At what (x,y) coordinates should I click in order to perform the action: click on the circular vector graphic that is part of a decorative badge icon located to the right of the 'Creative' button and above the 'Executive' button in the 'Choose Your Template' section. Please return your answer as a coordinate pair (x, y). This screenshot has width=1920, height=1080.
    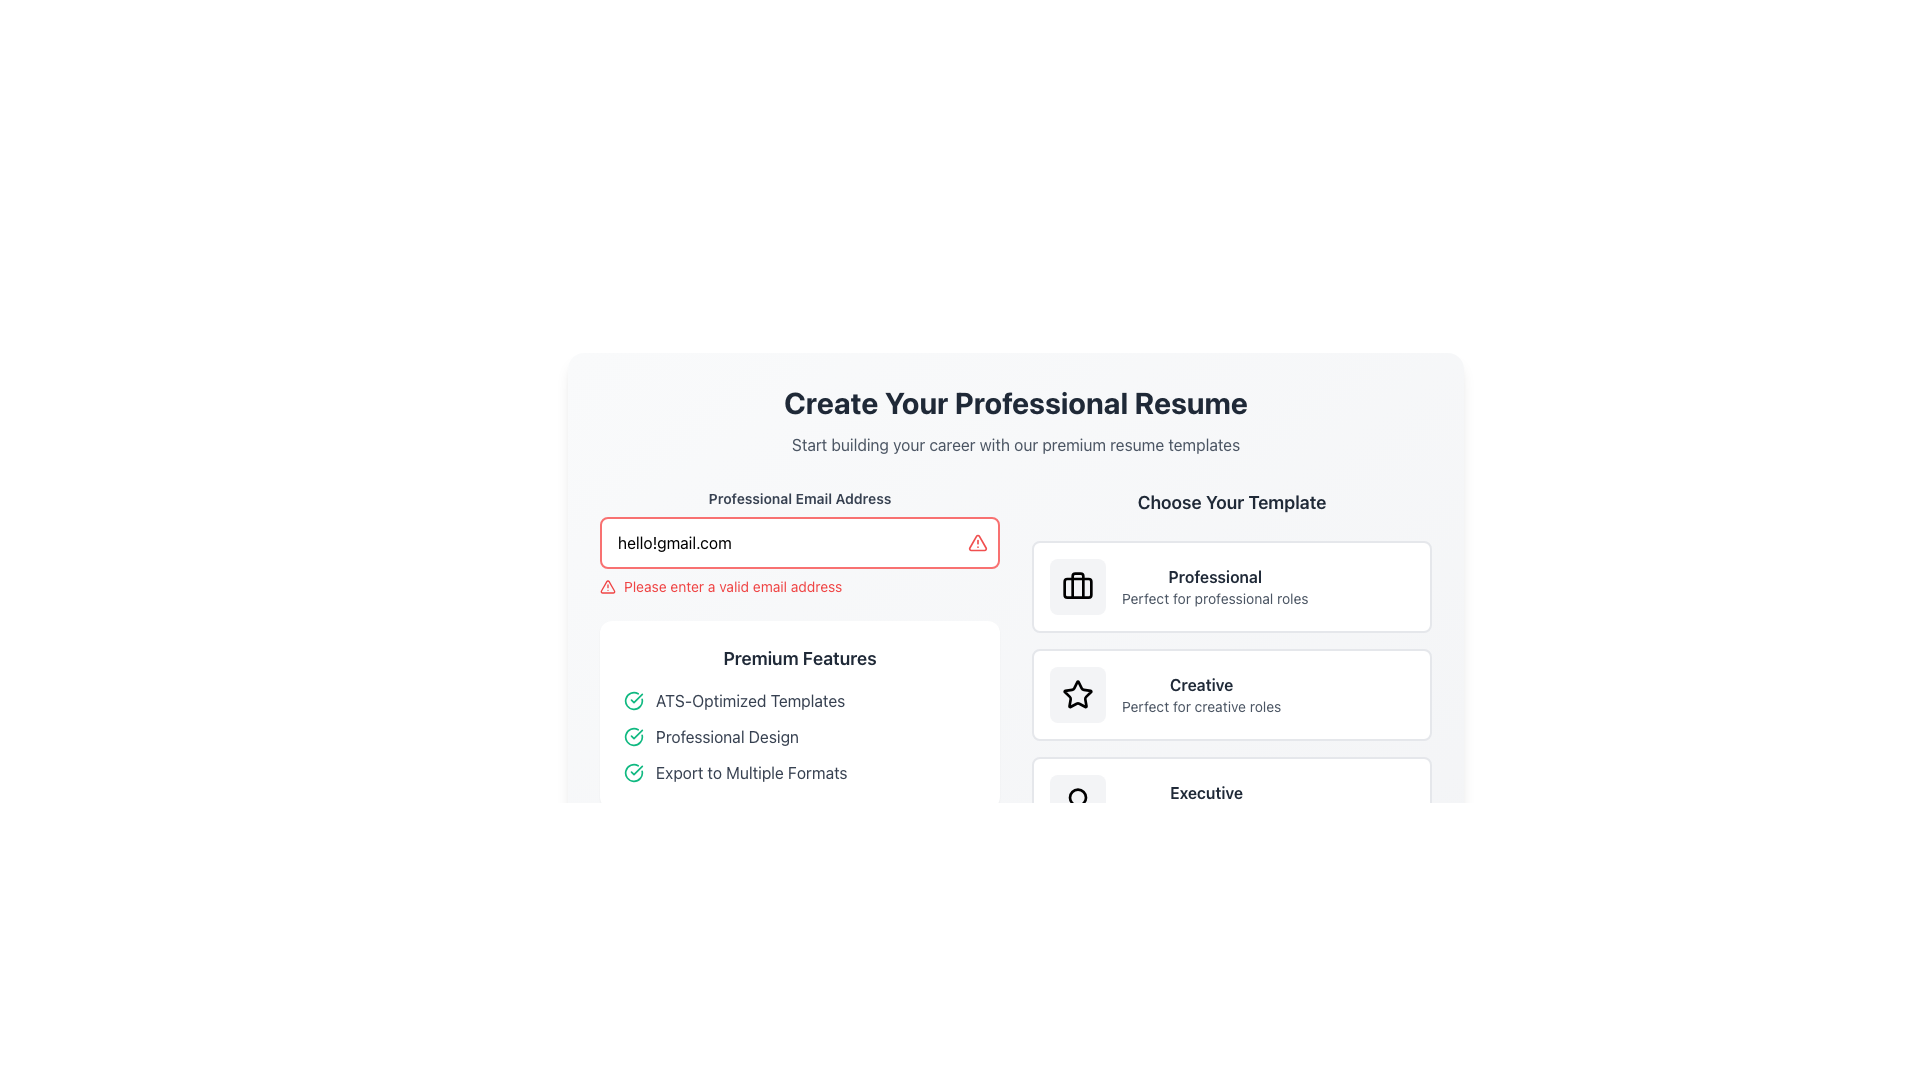
    Looking at the image, I should click on (1077, 796).